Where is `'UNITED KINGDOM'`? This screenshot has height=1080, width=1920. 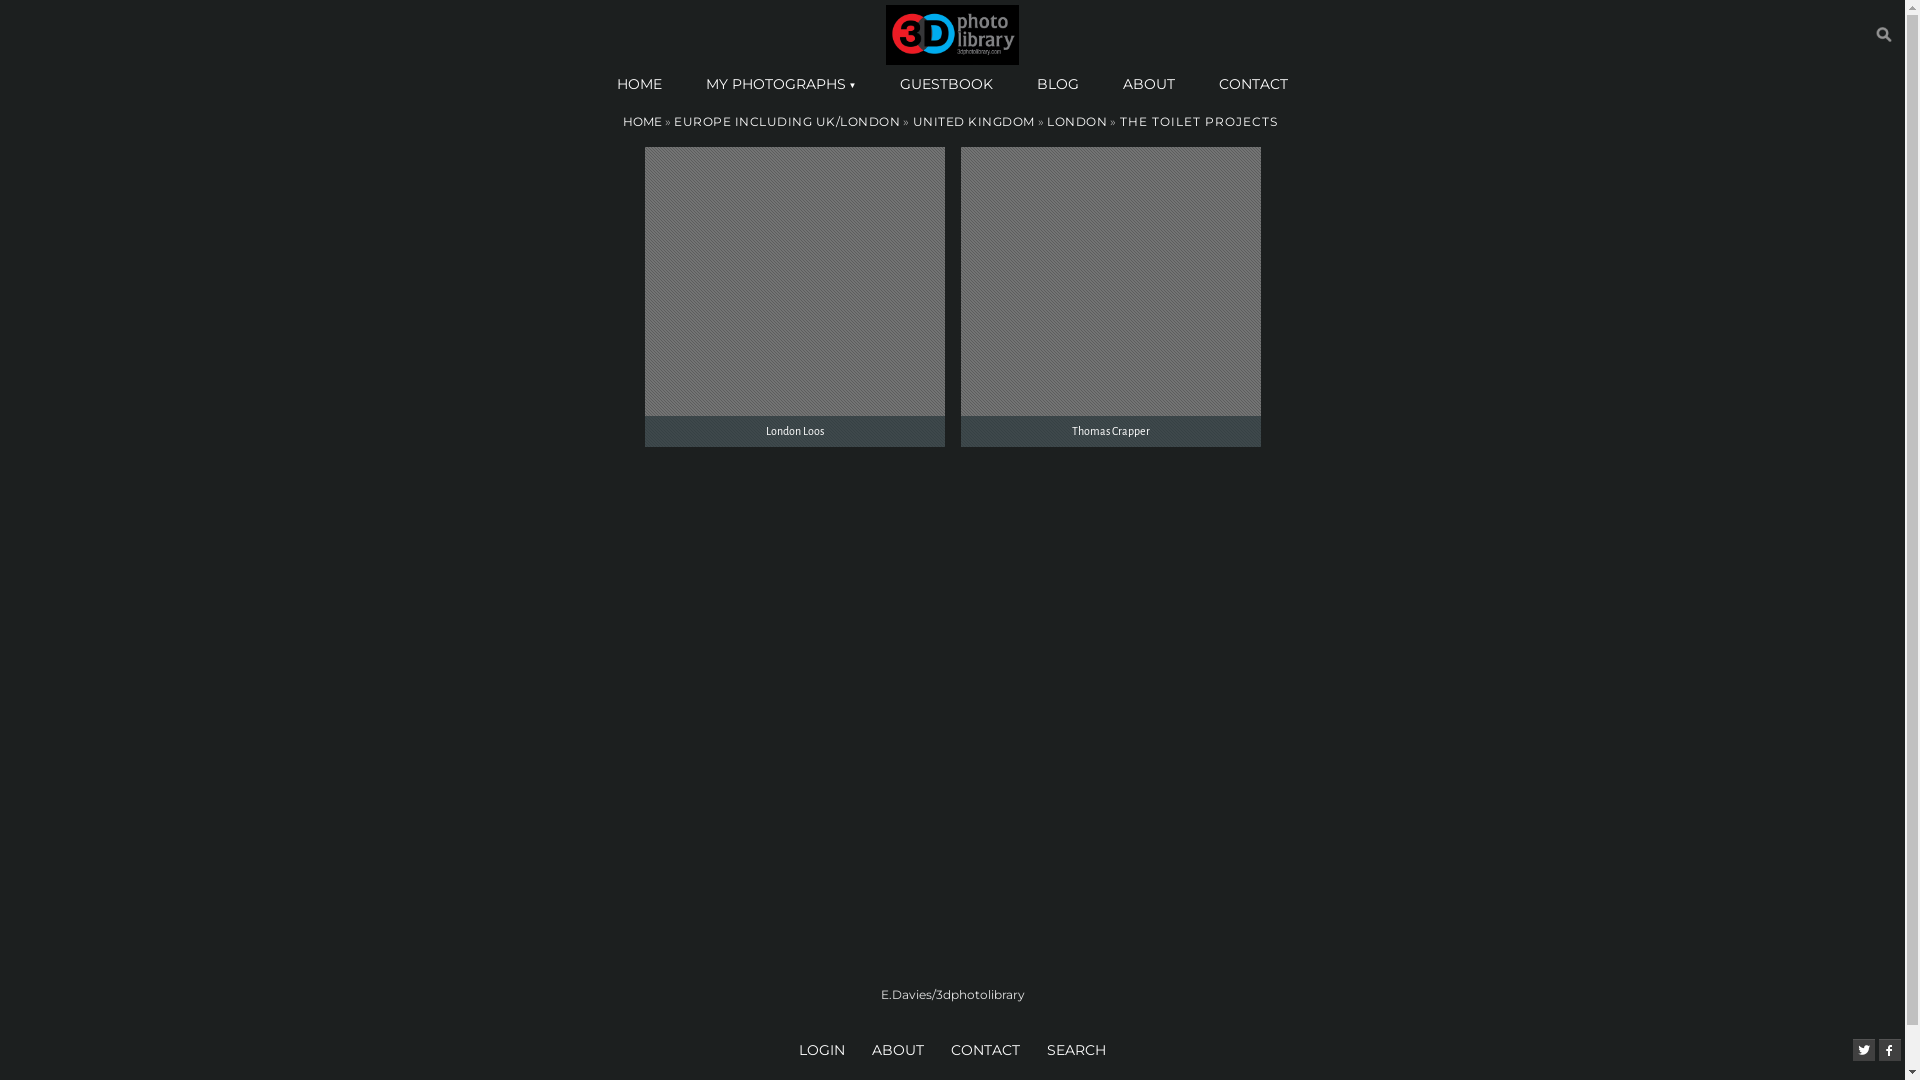 'UNITED KINGDOM' is located at coordinates (973, 121).